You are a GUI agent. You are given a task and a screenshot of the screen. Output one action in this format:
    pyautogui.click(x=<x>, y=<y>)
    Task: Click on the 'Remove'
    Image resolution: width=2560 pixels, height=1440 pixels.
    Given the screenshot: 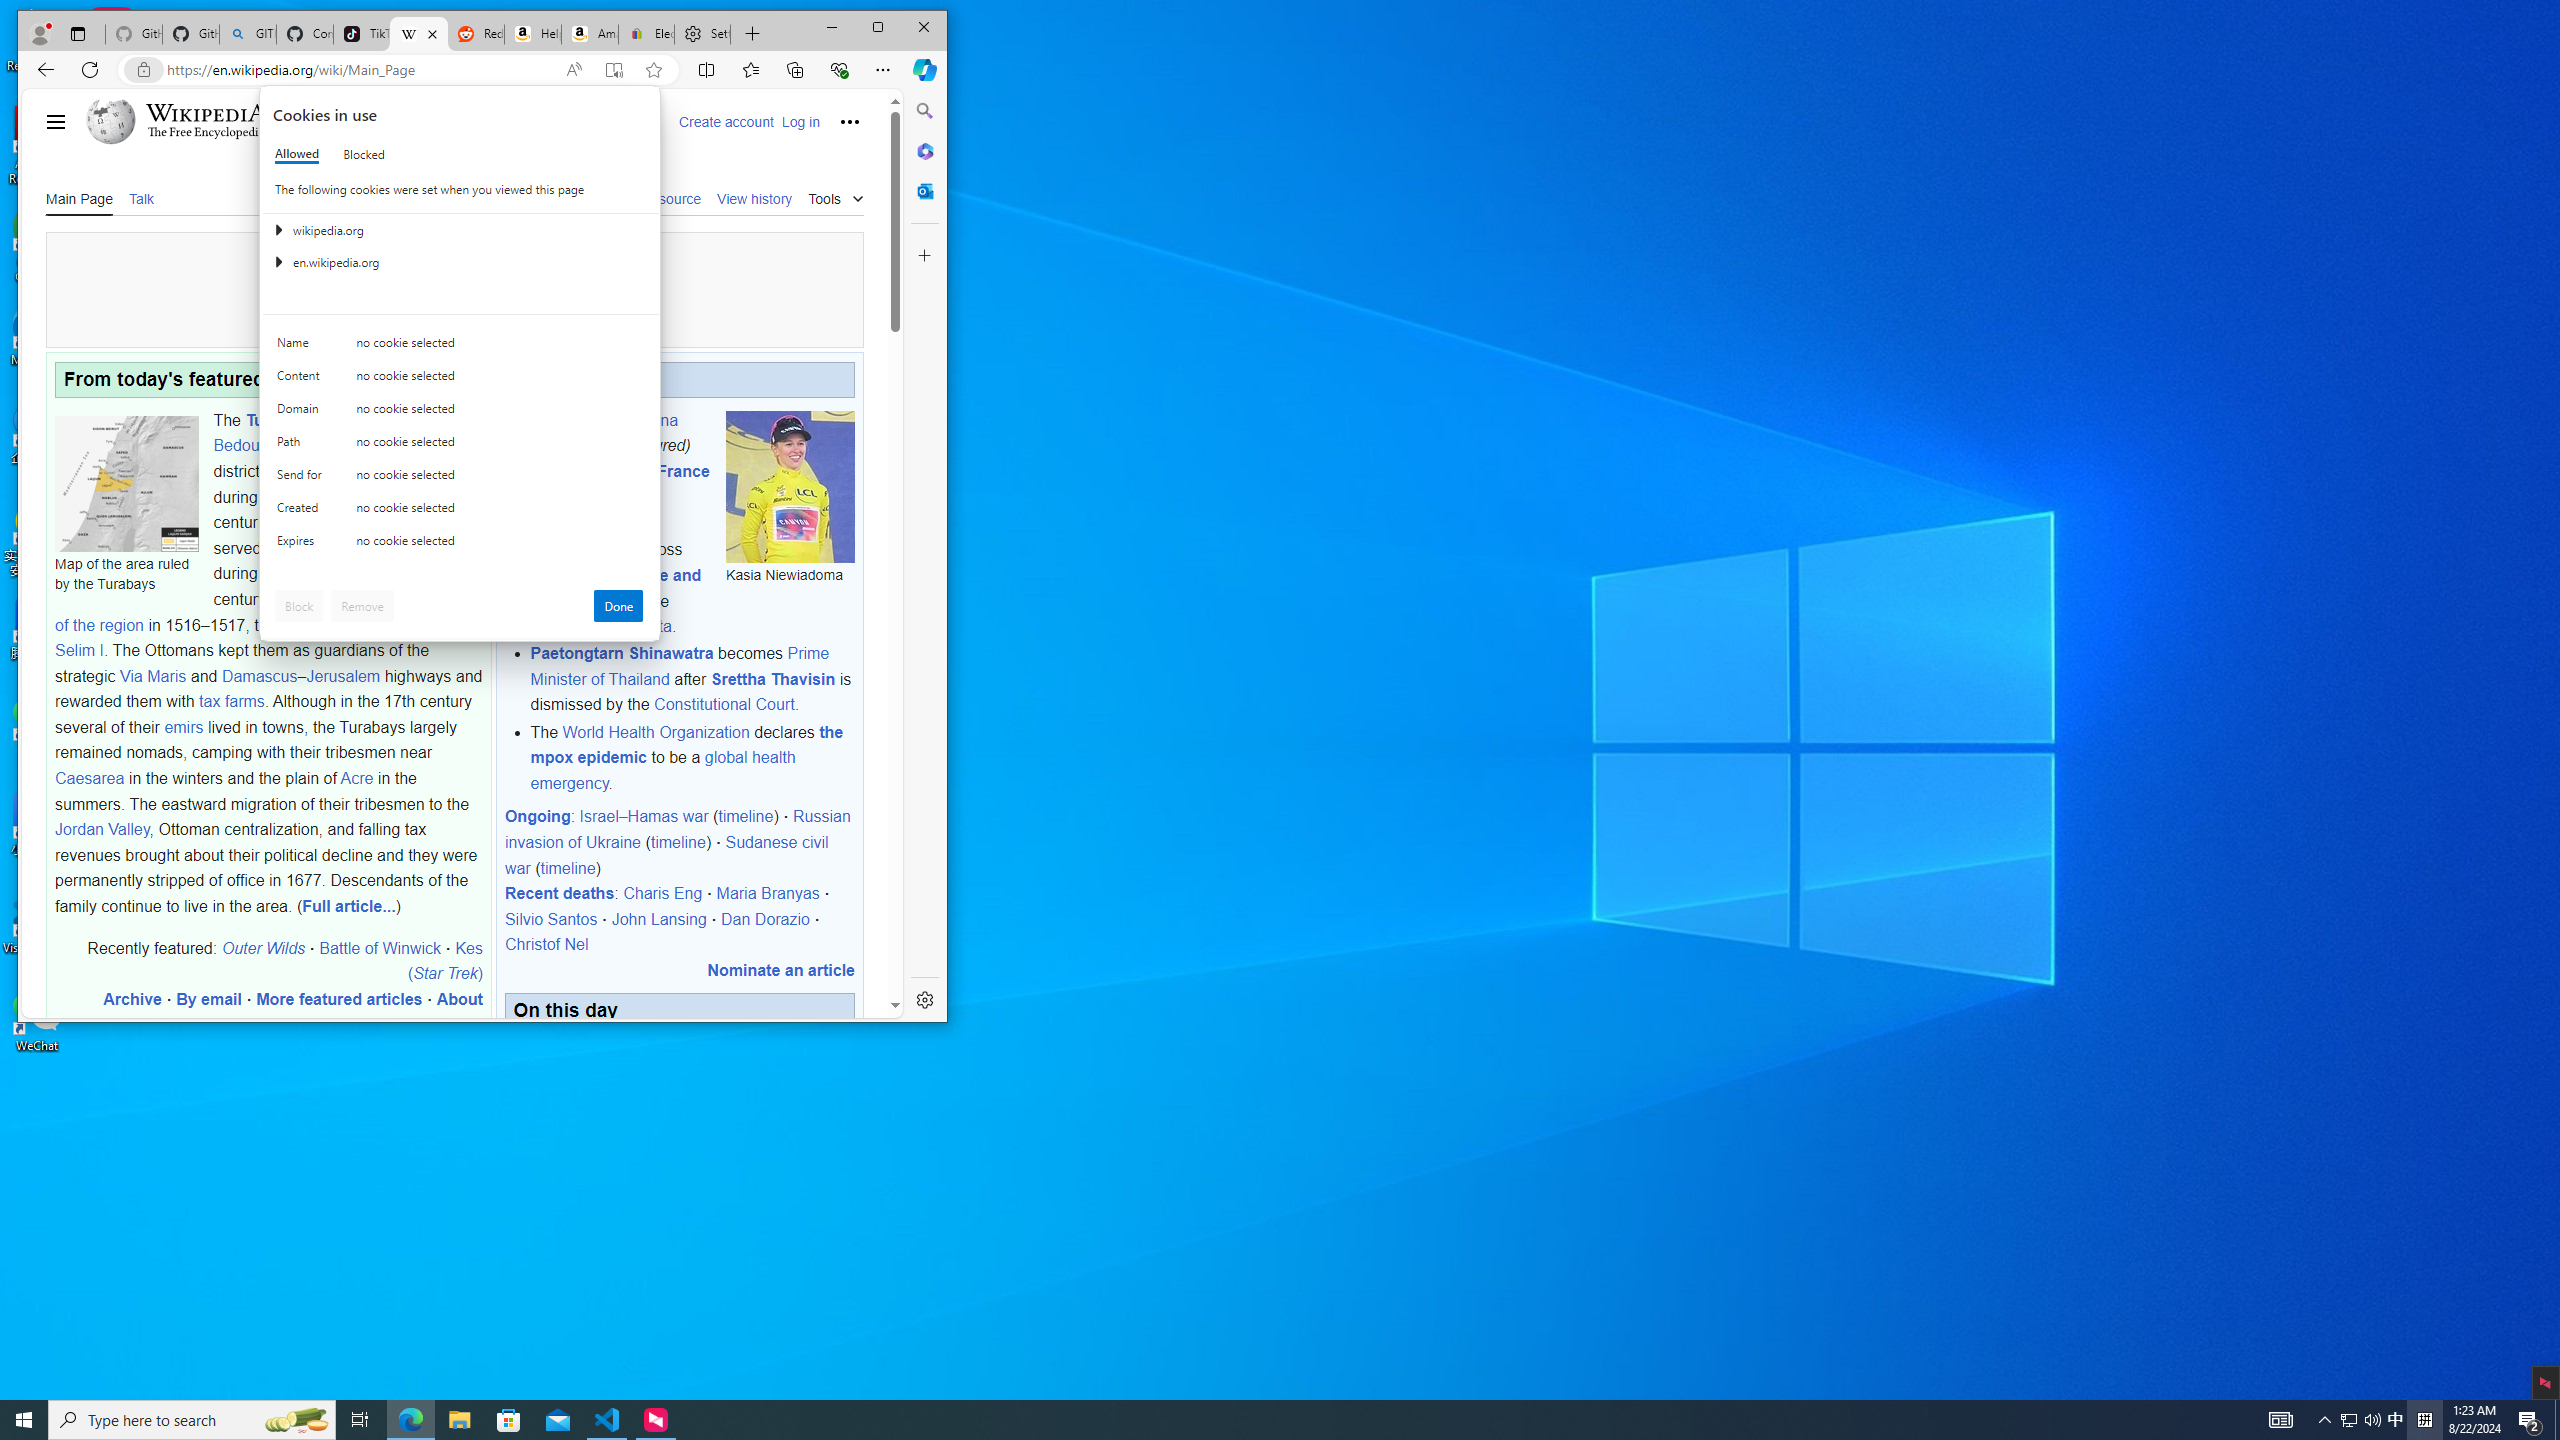 What is the action you would take?
    pyautogui.click(x=362, y=605)
    